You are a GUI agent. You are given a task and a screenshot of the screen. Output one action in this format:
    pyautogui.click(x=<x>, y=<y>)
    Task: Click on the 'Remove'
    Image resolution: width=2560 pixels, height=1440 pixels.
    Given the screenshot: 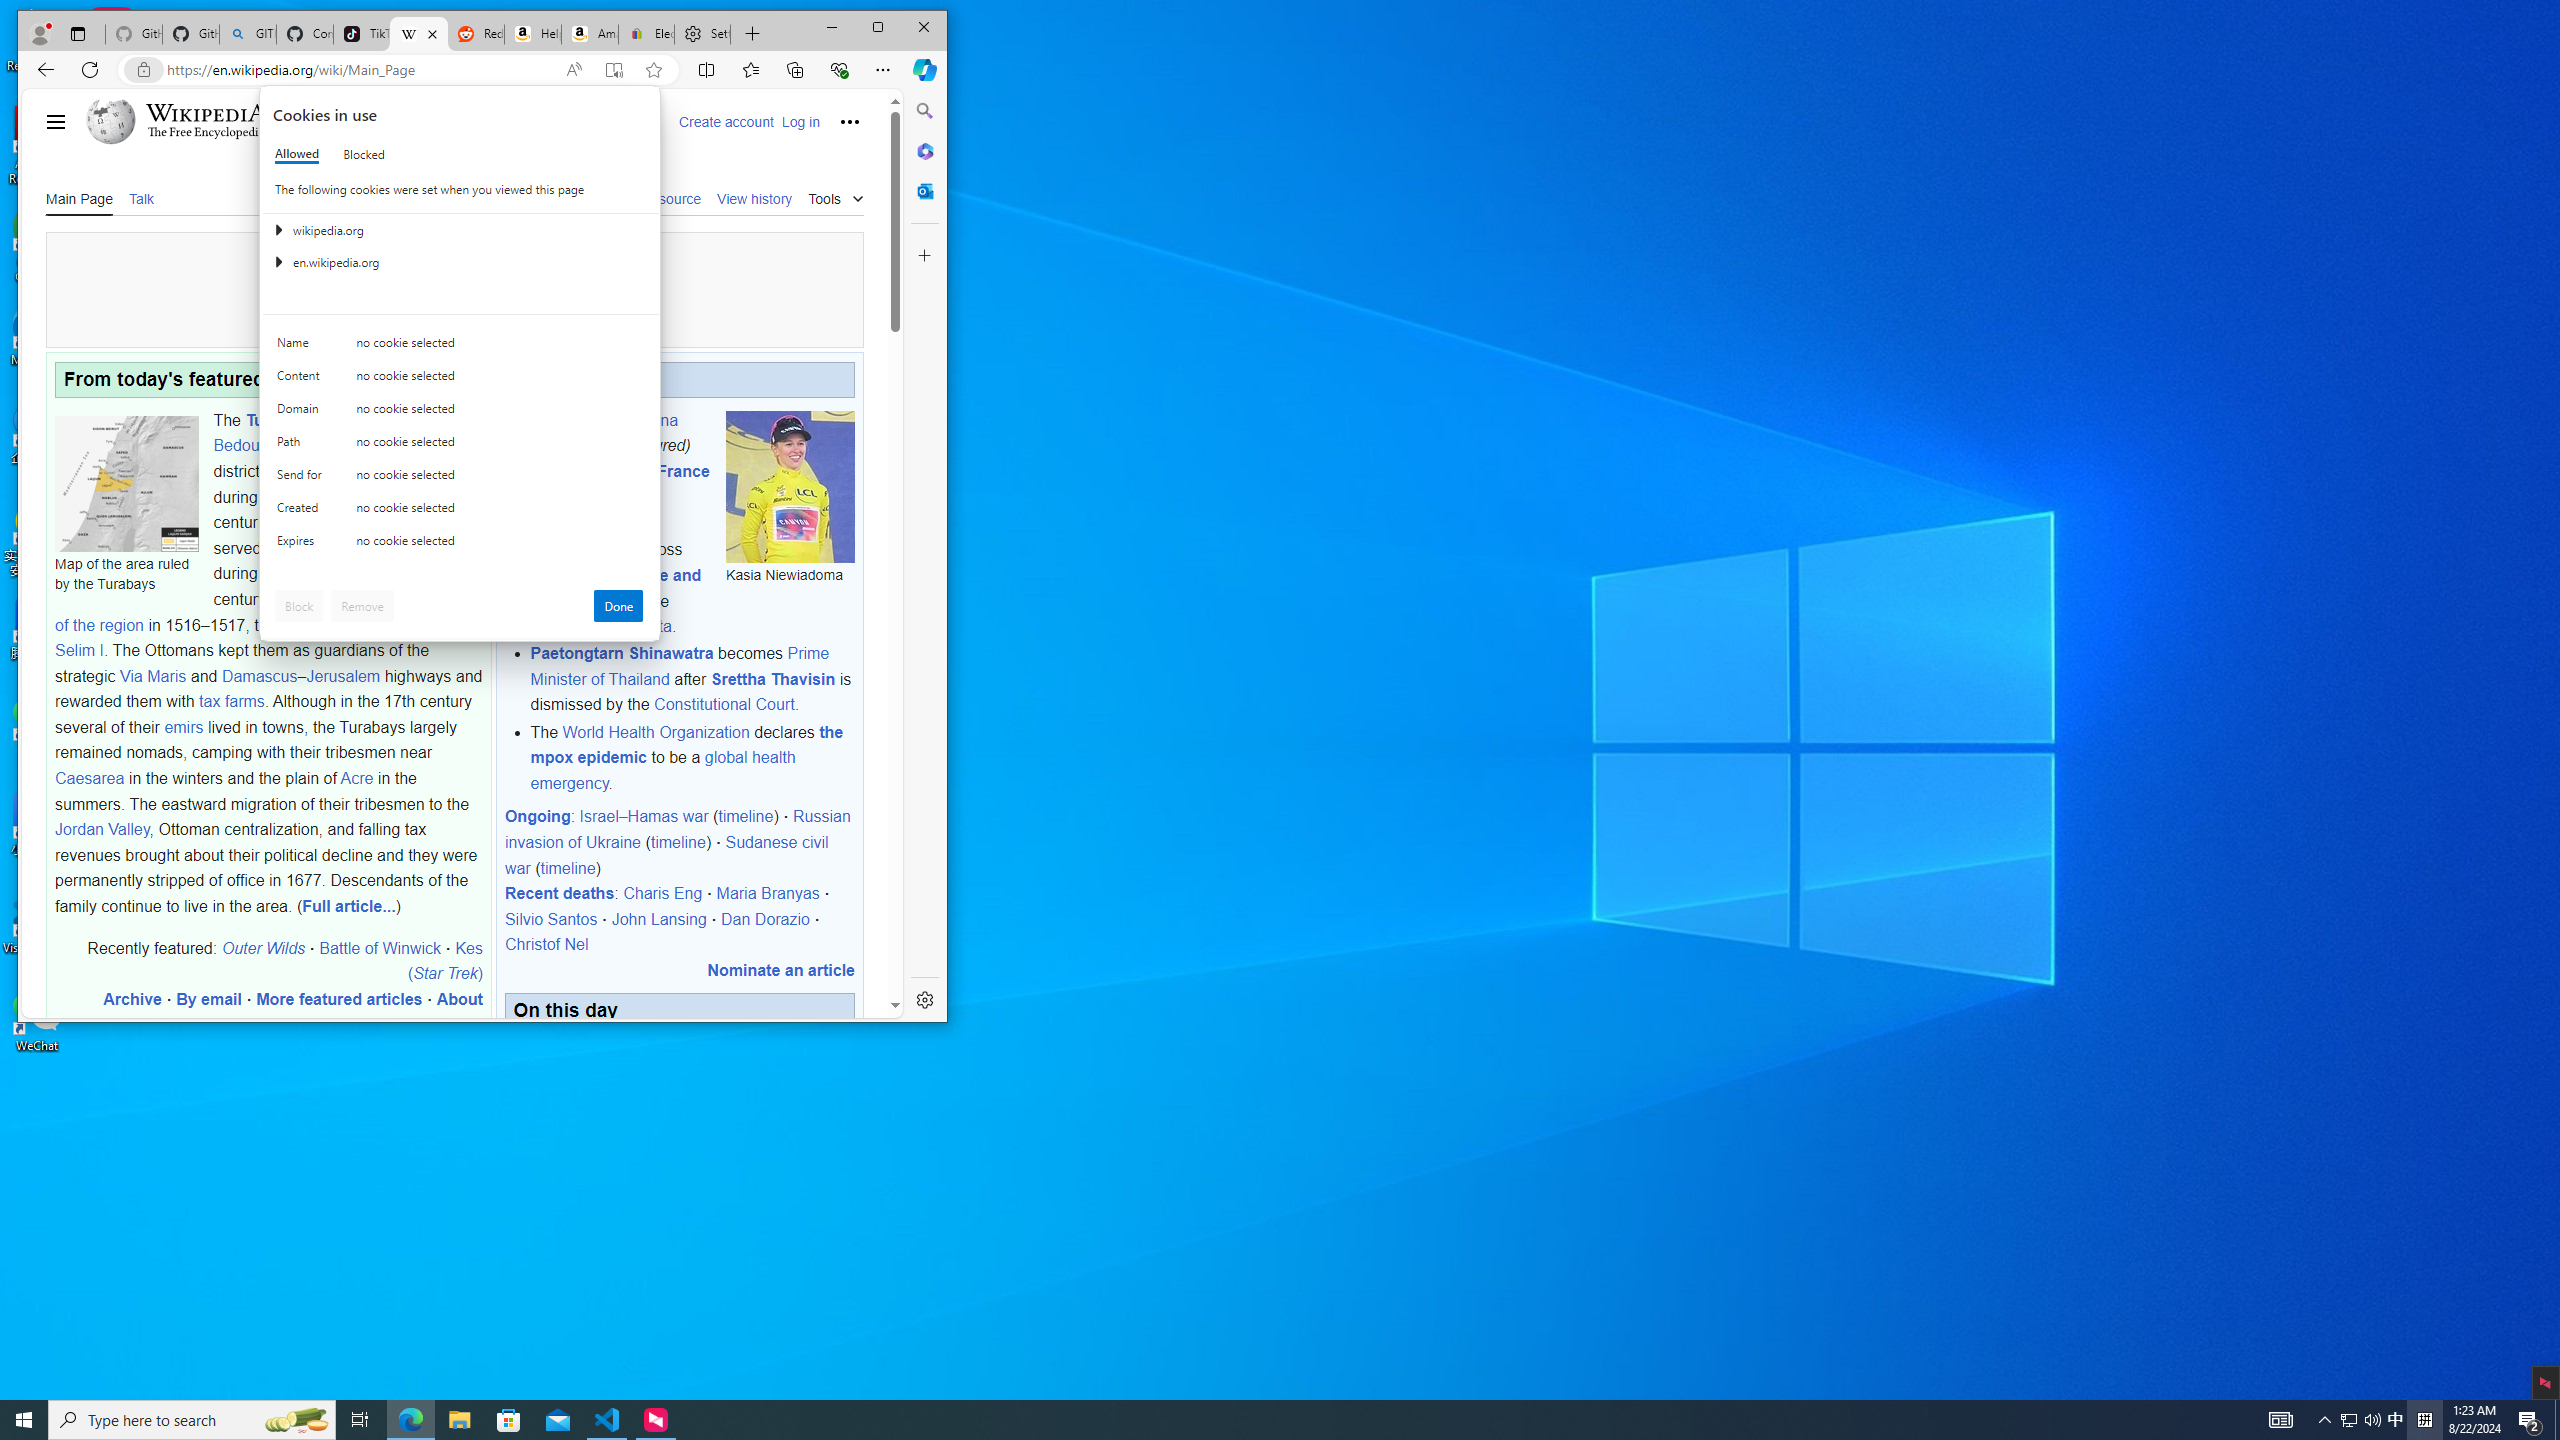 What is the action you would take?
    pyautogui.click(x=362, y=605)
    